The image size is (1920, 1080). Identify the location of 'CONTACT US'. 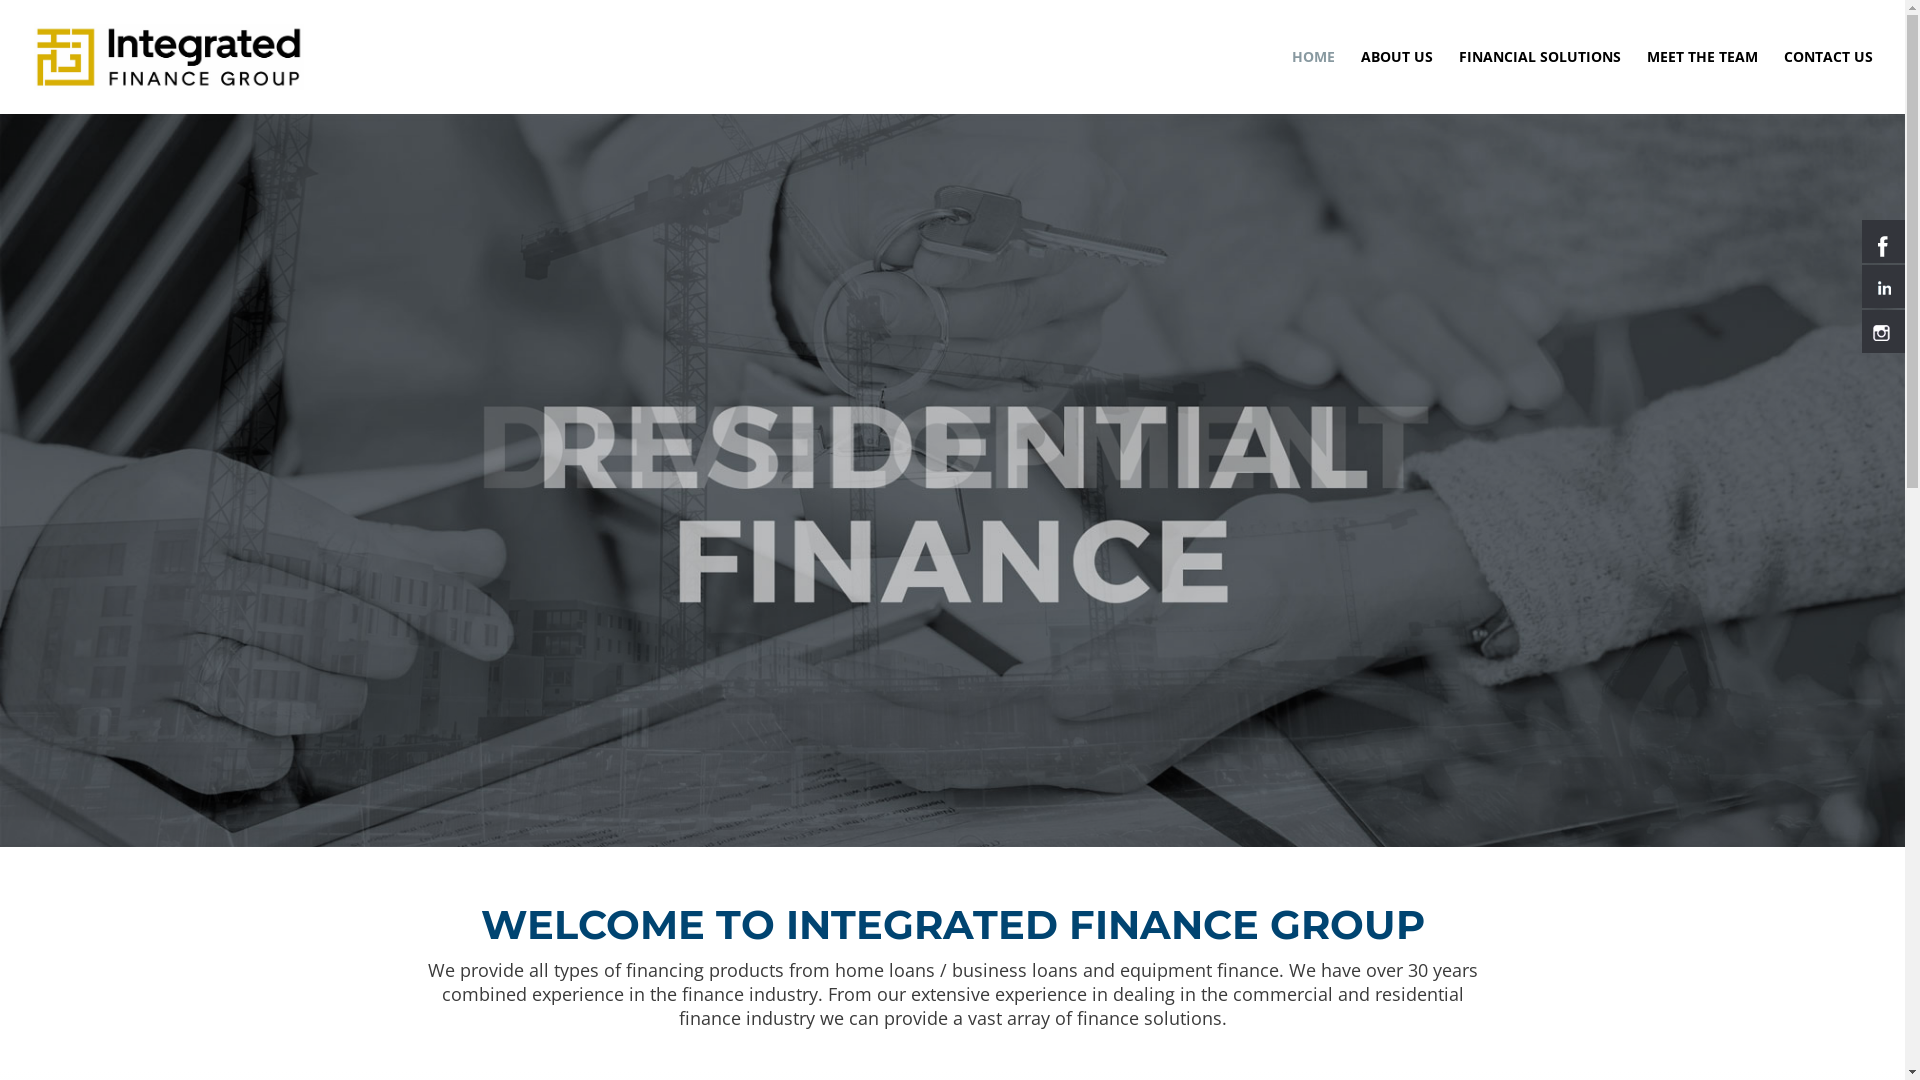
(1784, 80).